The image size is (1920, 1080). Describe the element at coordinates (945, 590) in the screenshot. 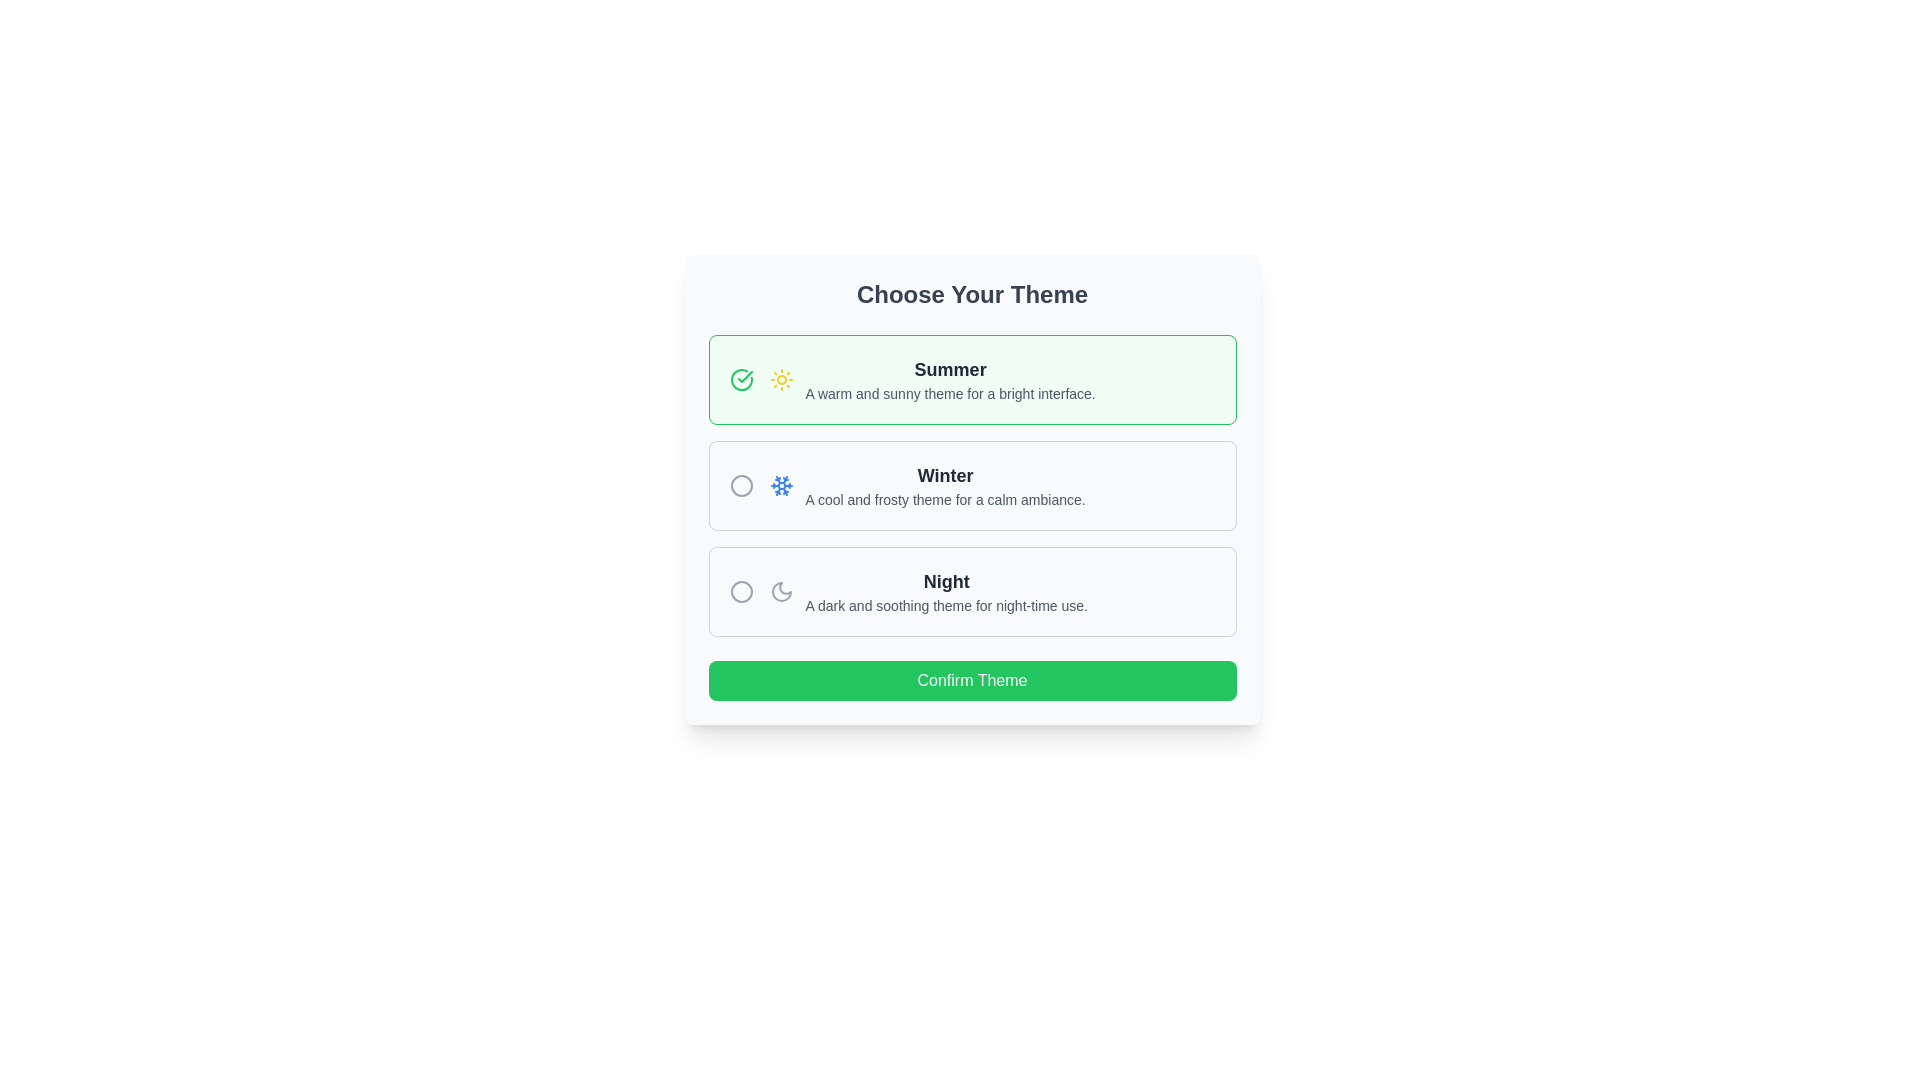

I see `text from the 'Night' theme selection Text Block, which displays a bold title 'Night' and a description 'A dark and soothing theme for night-time use.'` at that location.